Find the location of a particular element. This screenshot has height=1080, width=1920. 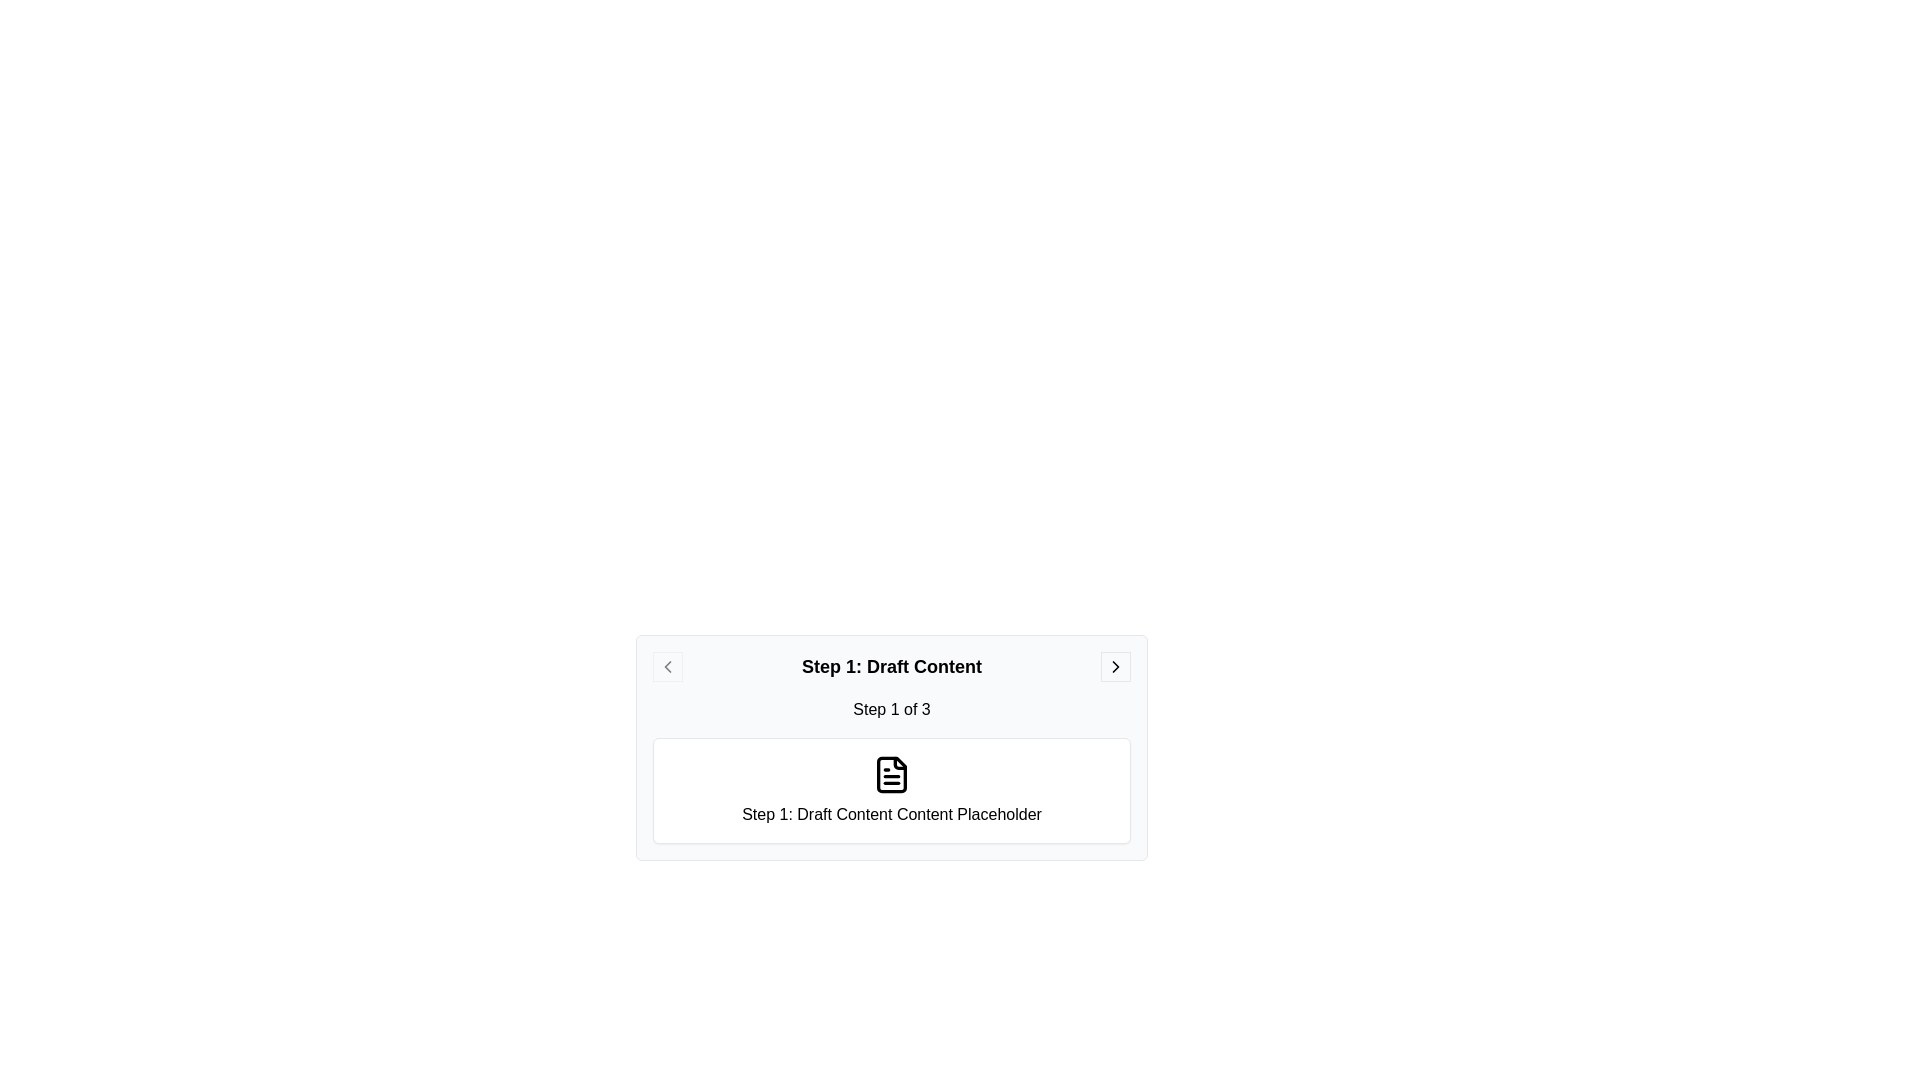

the navigation button to move to the previous step is located at coordinates (667, 667).